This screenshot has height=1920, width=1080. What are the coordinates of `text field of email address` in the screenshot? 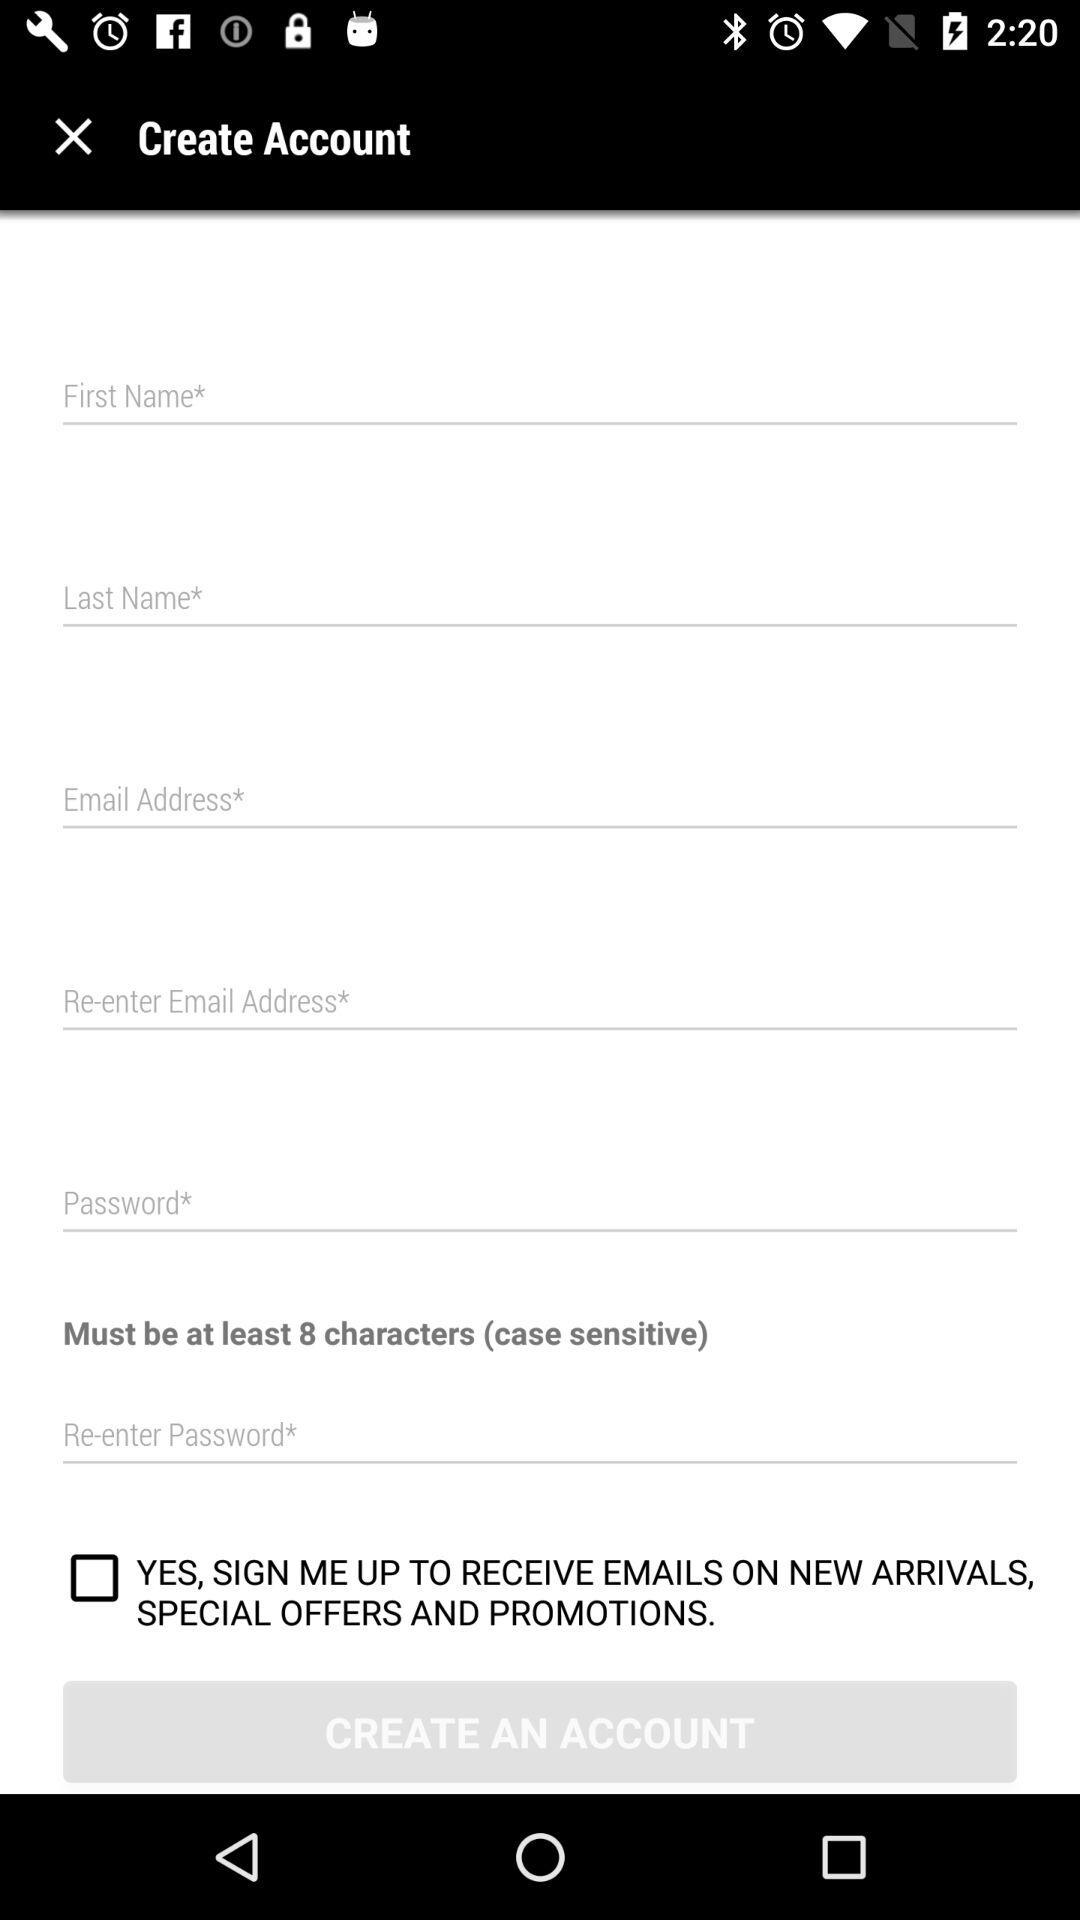 It's located at (540, 800).